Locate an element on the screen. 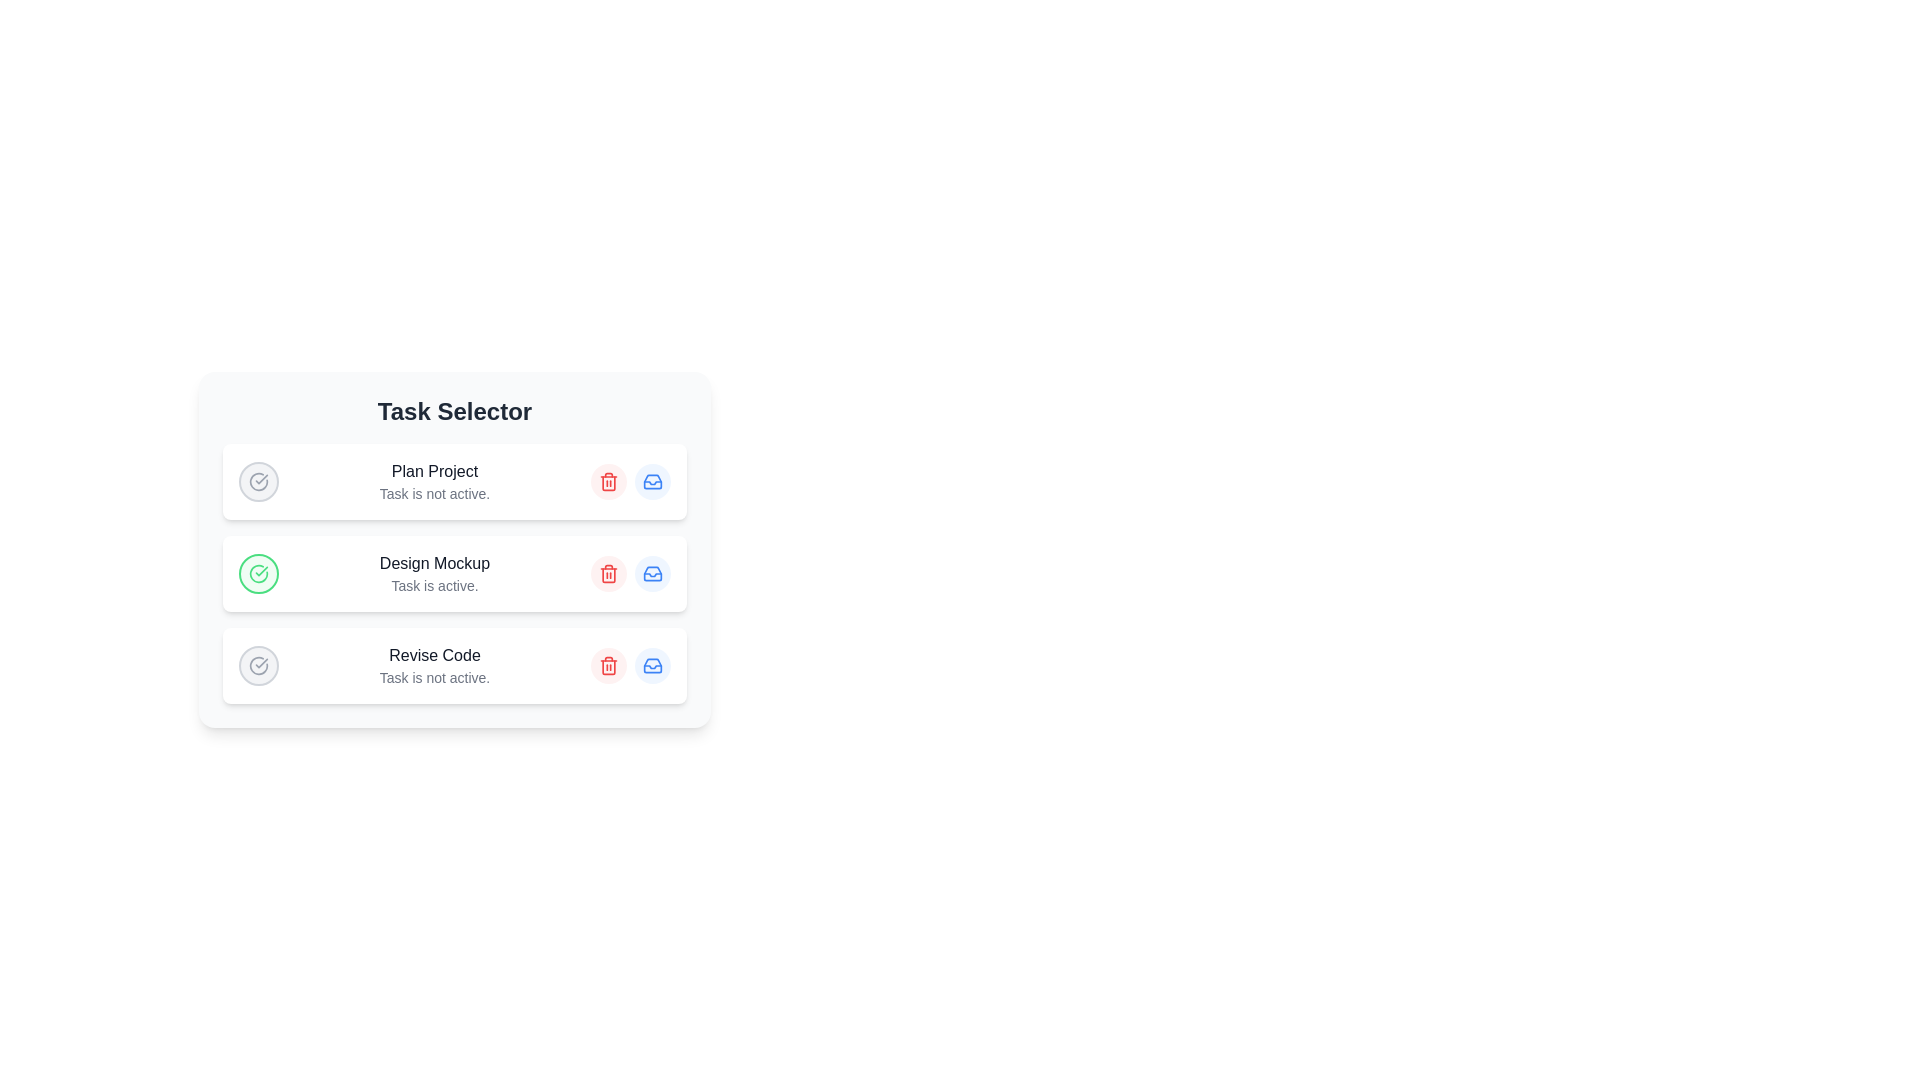  the status message text label indicating that the associated task is not currently active, which is located in the third row of the 'Task Selector' interface beneath the 'Revise Code' title is located at coordinates (434, 677).